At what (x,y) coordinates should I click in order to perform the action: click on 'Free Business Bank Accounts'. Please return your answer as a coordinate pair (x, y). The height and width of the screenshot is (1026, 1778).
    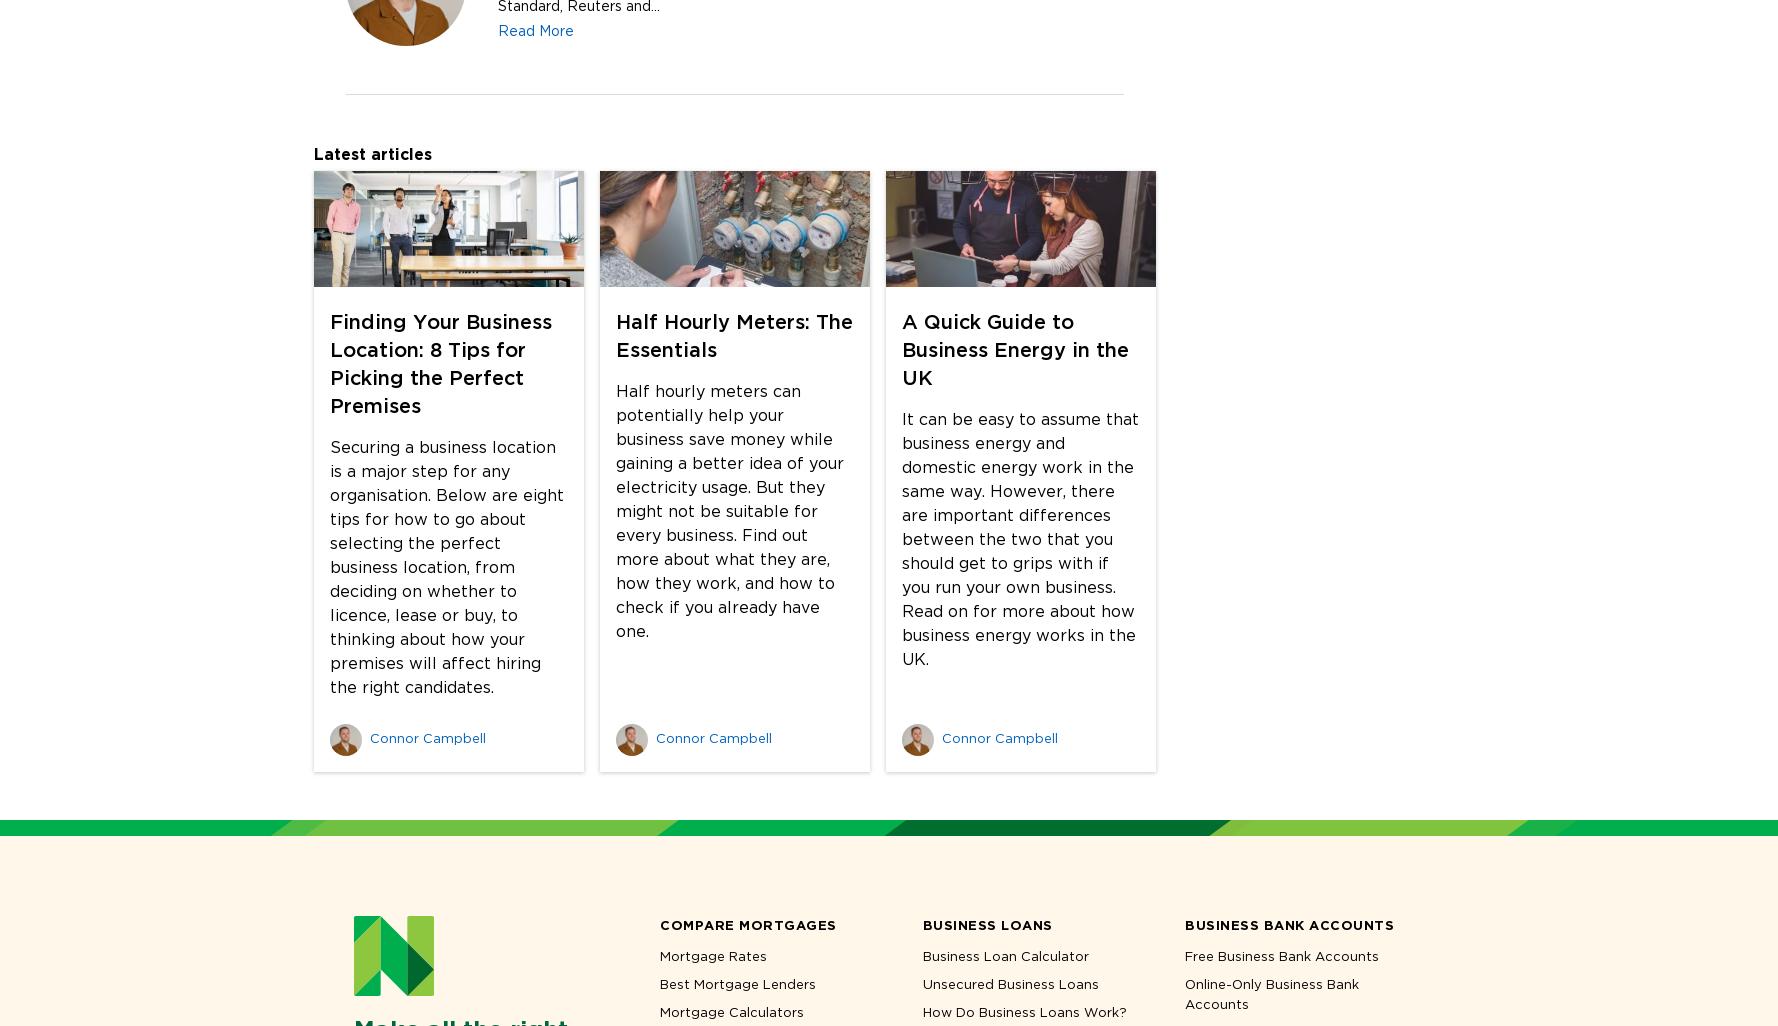
    Looking at the image, I should click on (1281, 955).